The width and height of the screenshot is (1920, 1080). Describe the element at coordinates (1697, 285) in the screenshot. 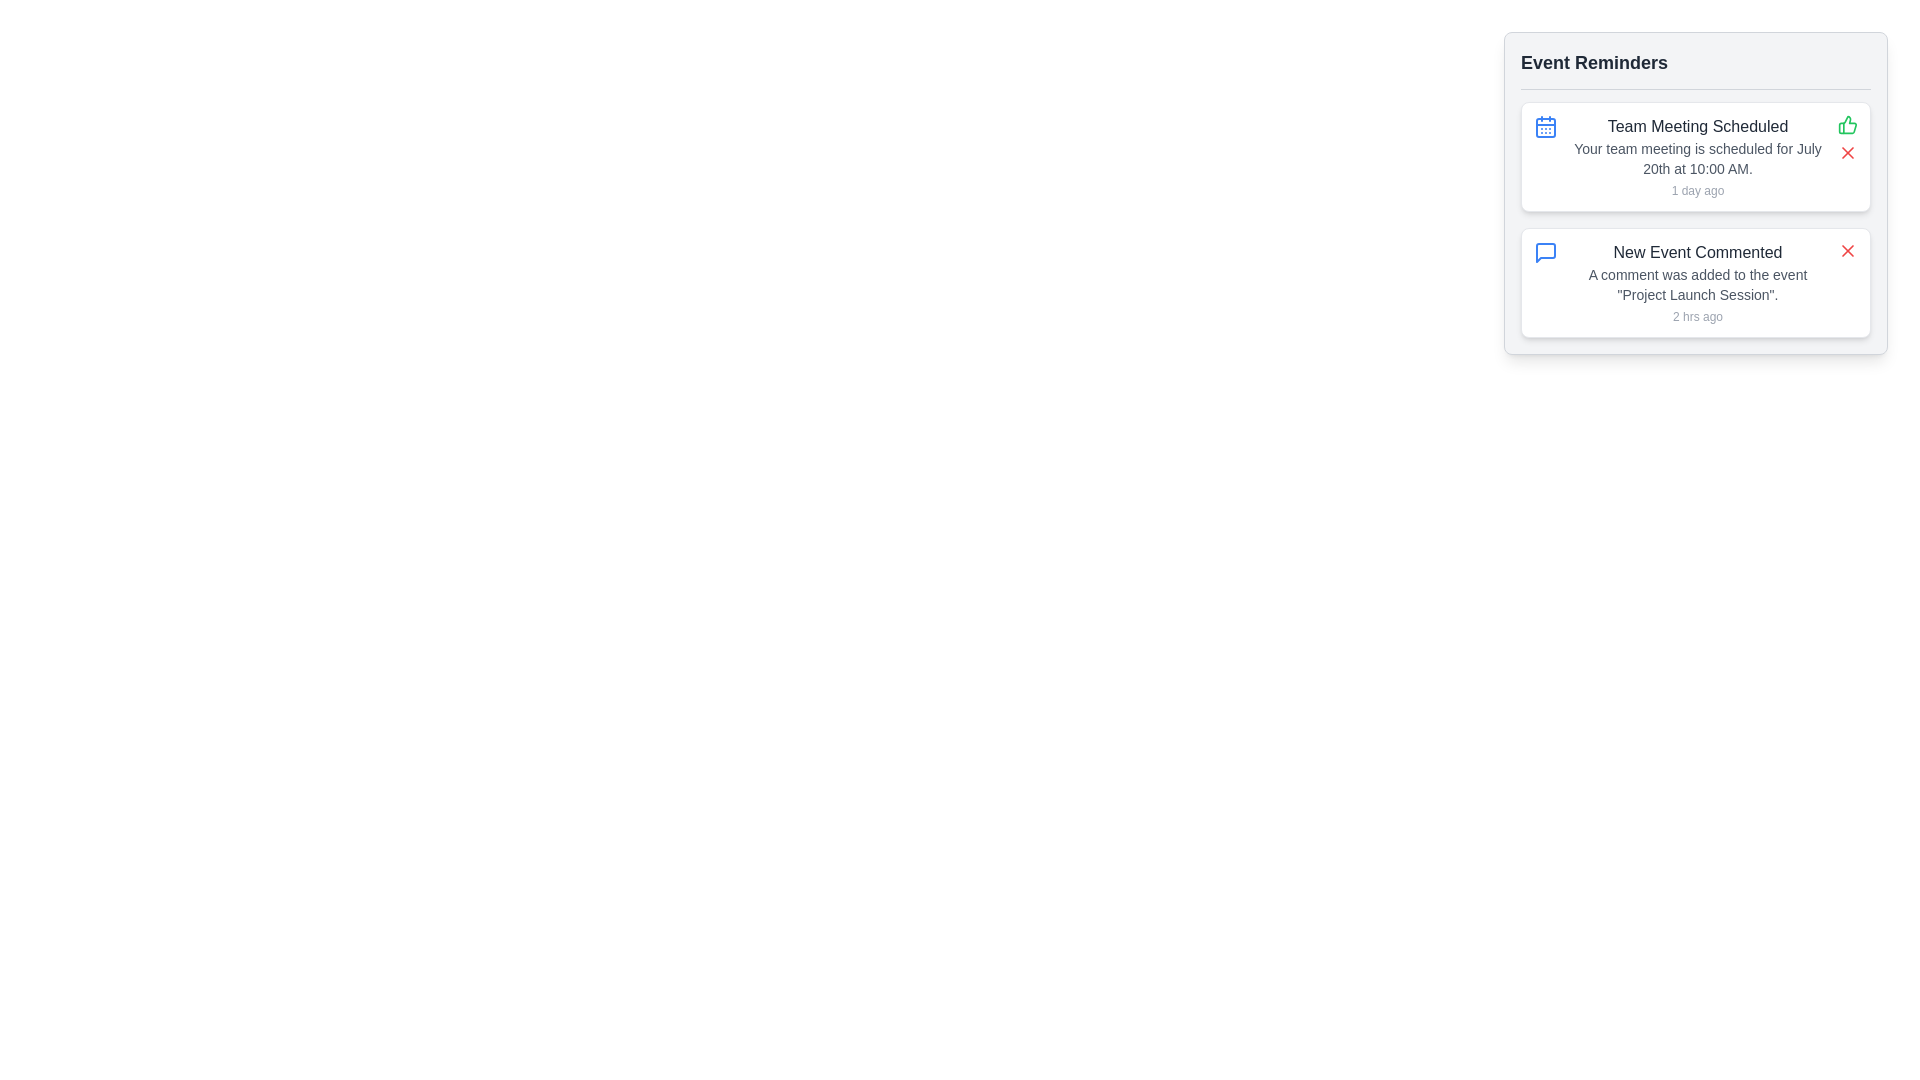

I see `the static text component displaying the message 'A comment was added to the event "Project Launch Session"', which is located below the header 'New Event Commented' and above the timestamp '2 hrs ago'` at that location.